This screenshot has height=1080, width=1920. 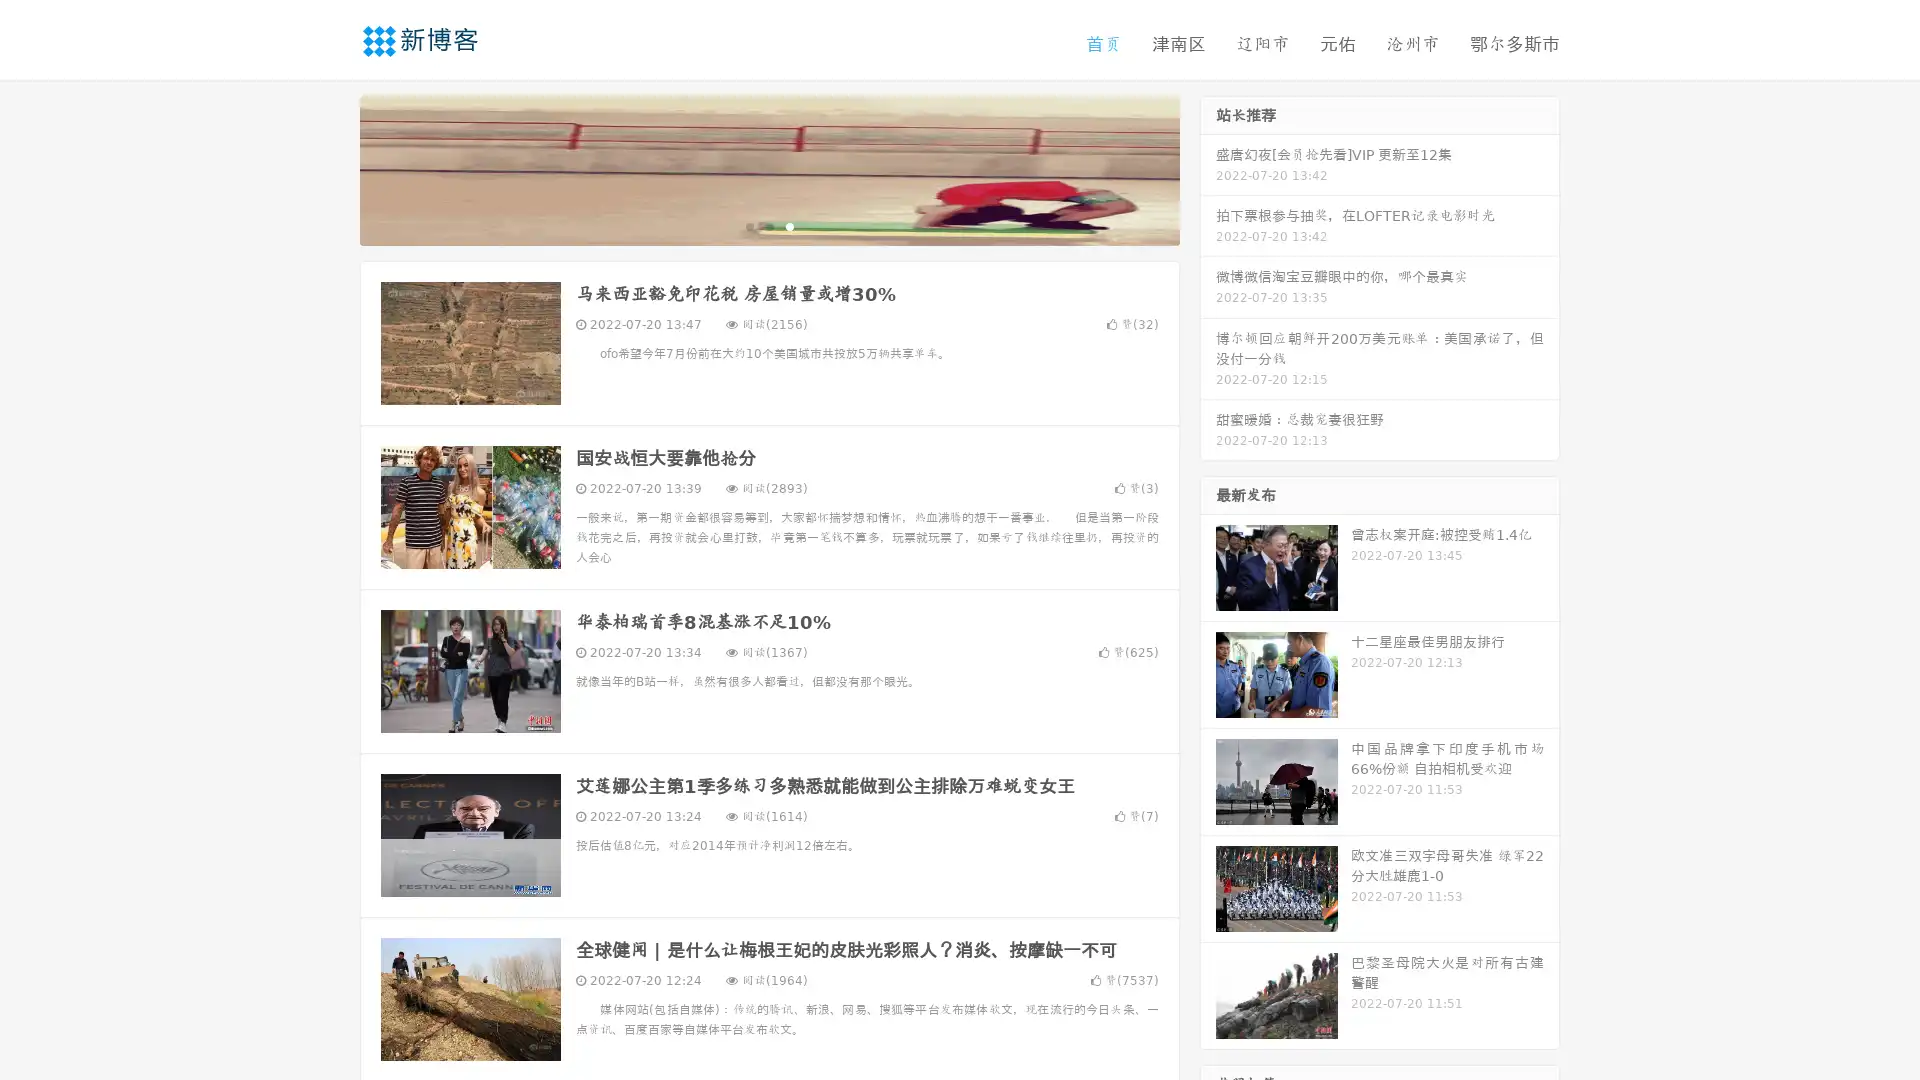 What do you see at coordinates (768, 225) in the screenshot?
I see `Go to slide 2` at bounding box center [768, 225].